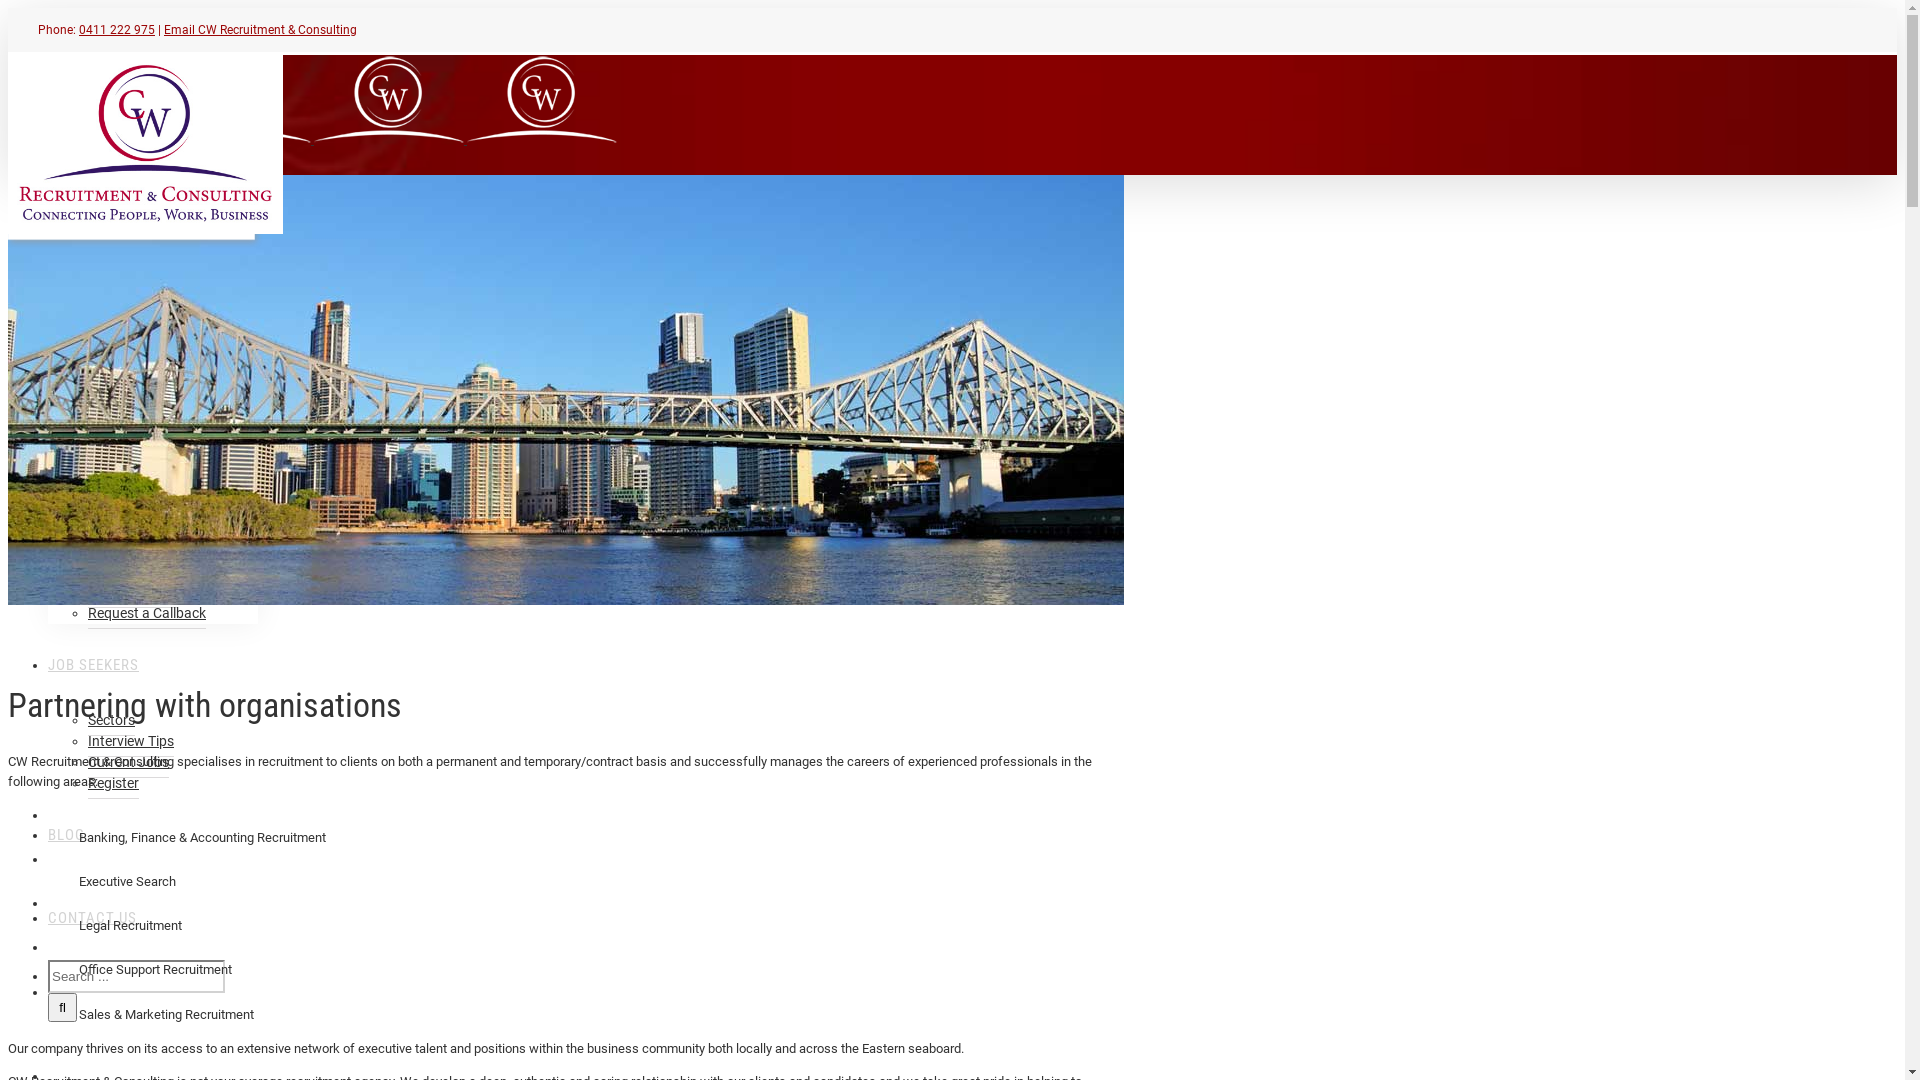 The width and height of the screenshot is (1920, 1080). Describe the element at coordinates (115, 30) in the screenshot. I see `'0411 222 975'` at that location.